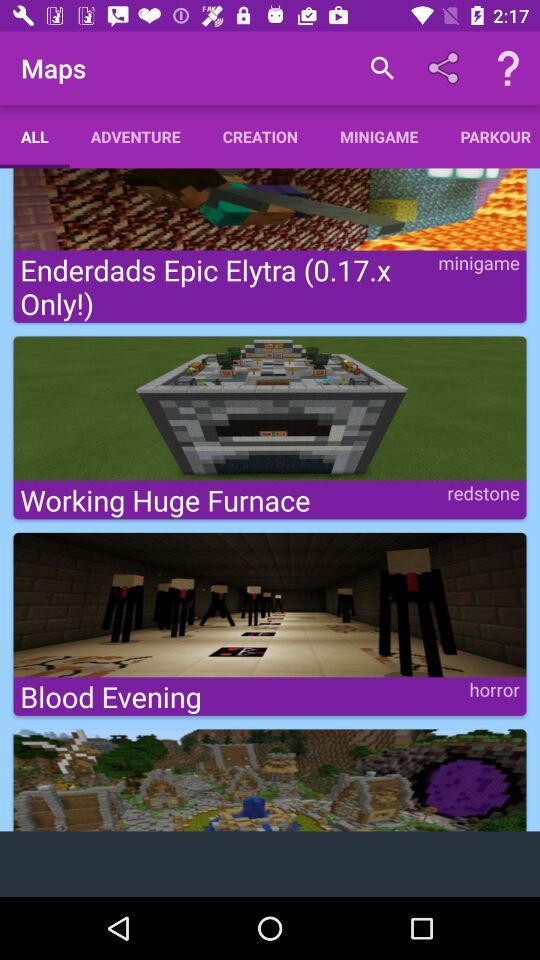  Describe the element at coordinates (382, 68) in the screenshot. I see `the item above the minigame` at that location.